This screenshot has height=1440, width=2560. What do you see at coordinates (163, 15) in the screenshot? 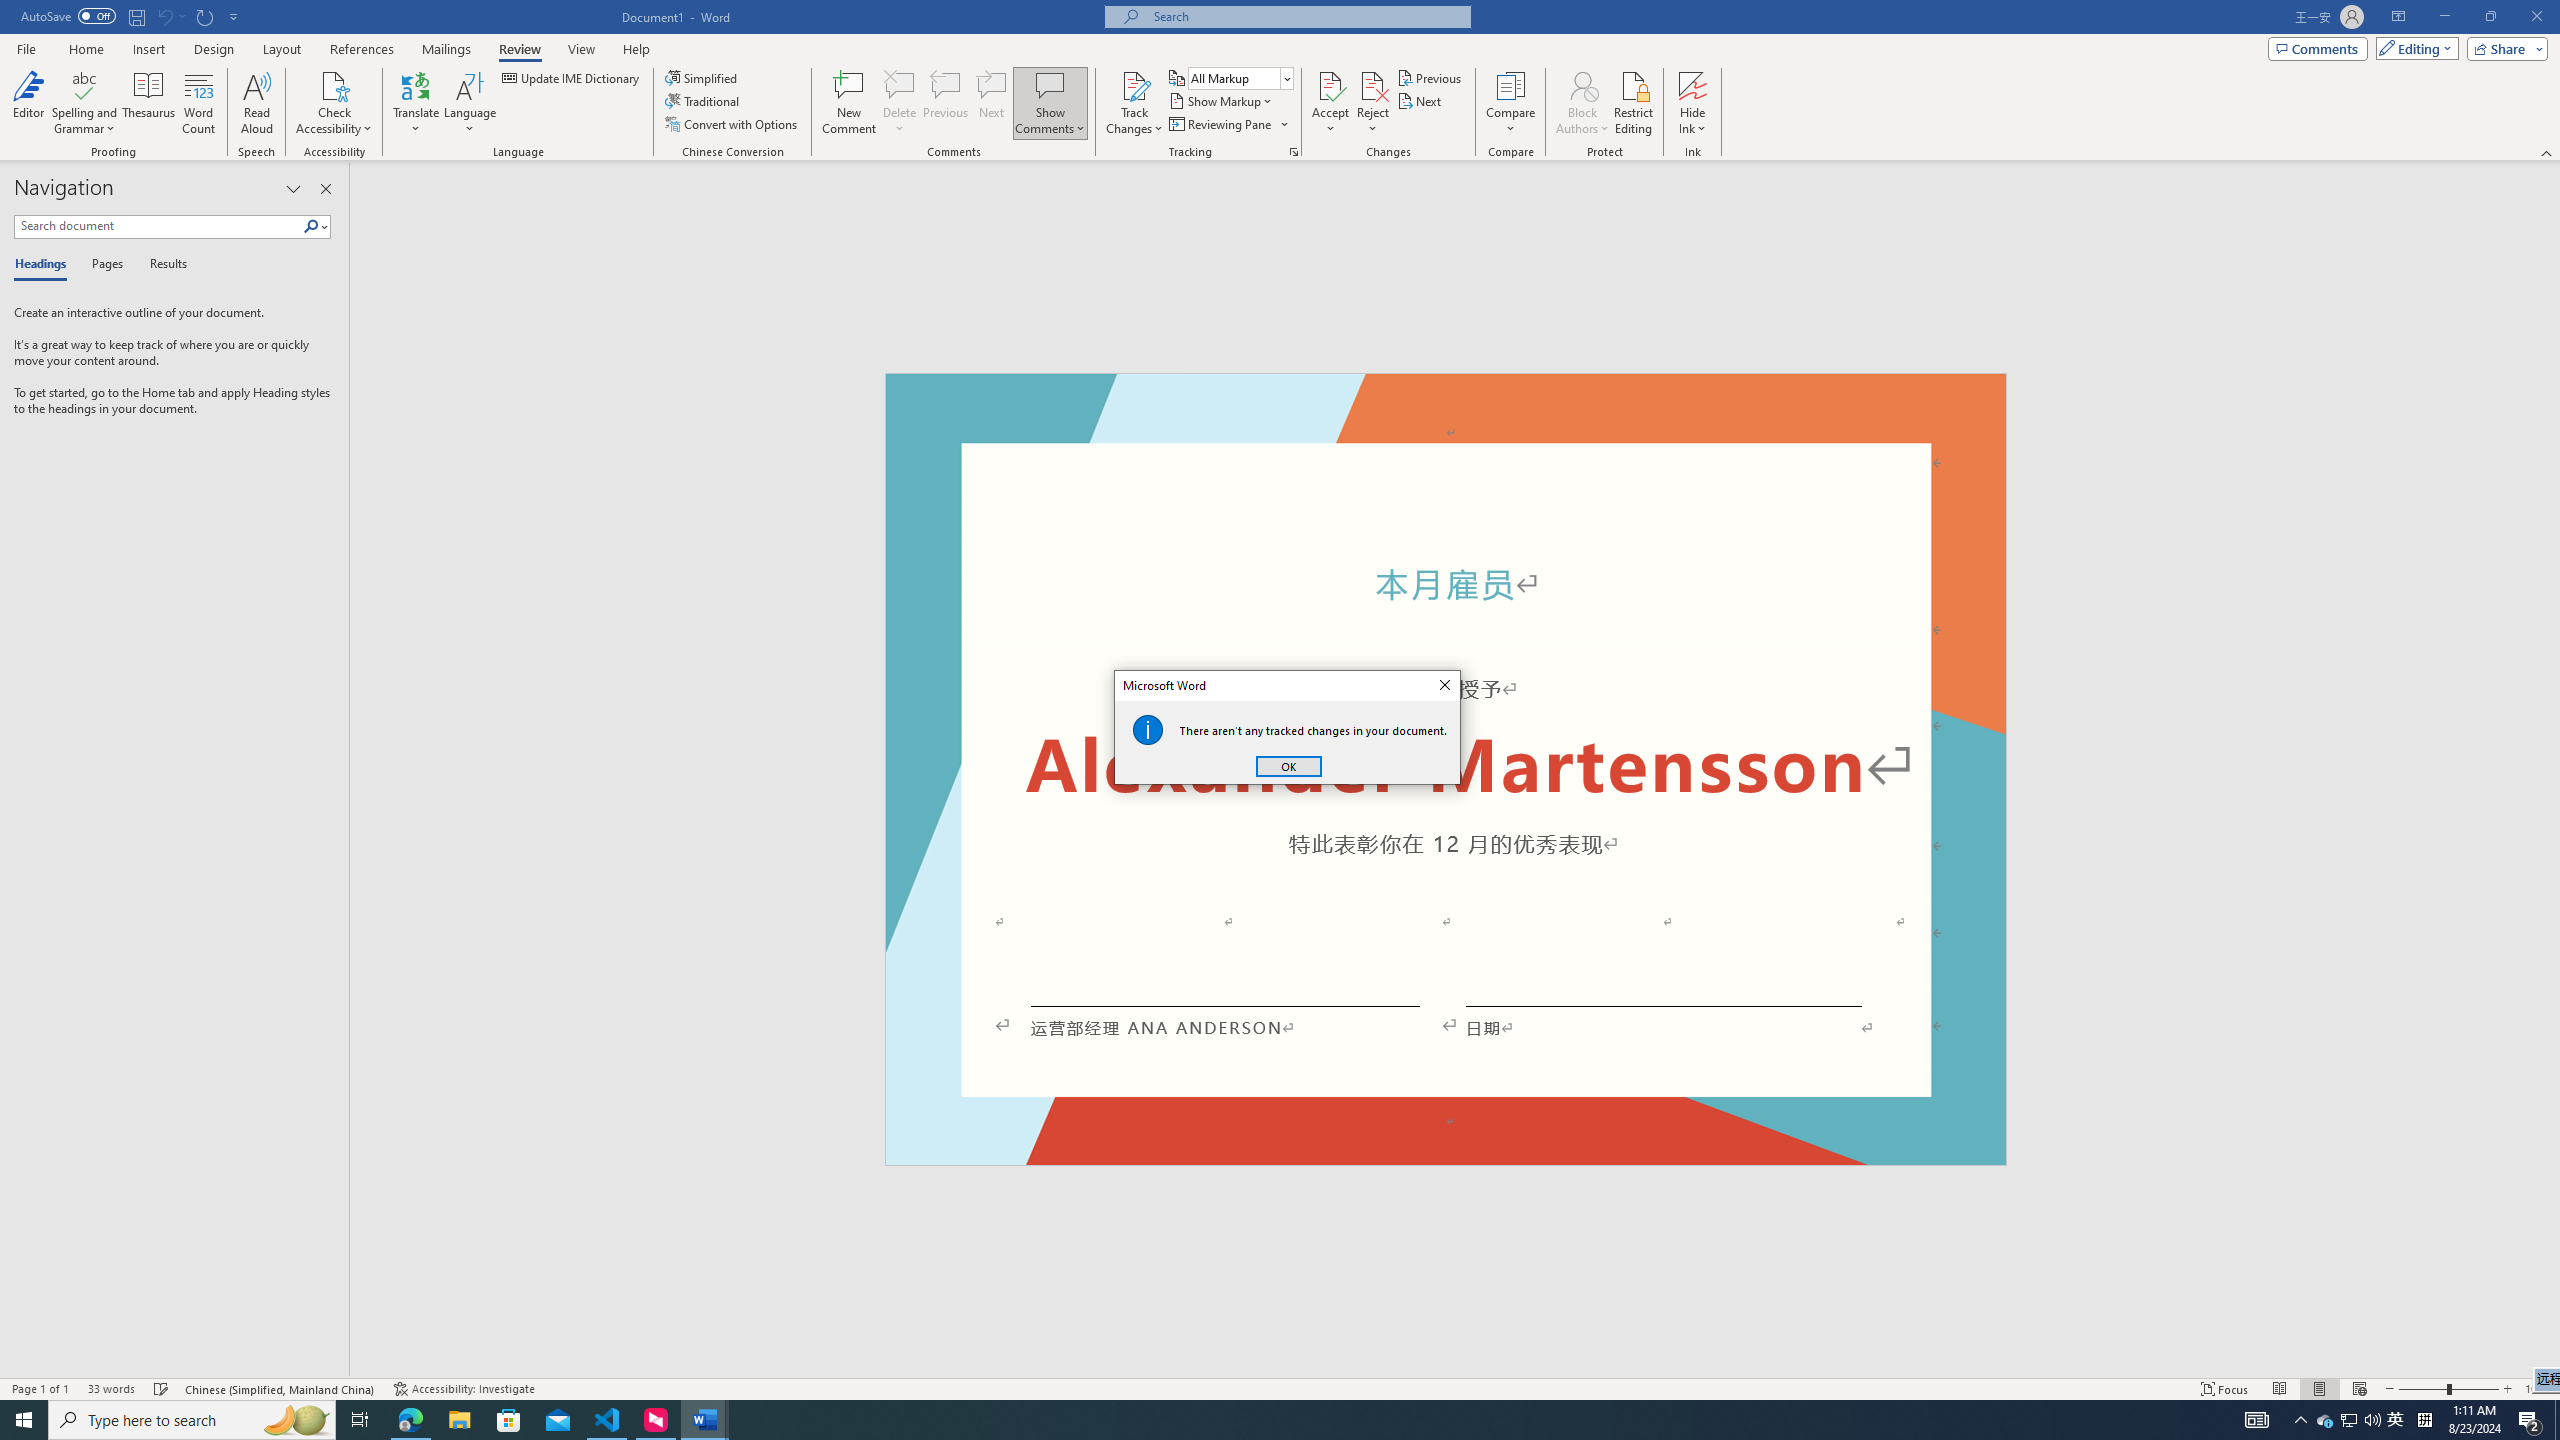
I see `'Can'` at bounding box center [163, 15].